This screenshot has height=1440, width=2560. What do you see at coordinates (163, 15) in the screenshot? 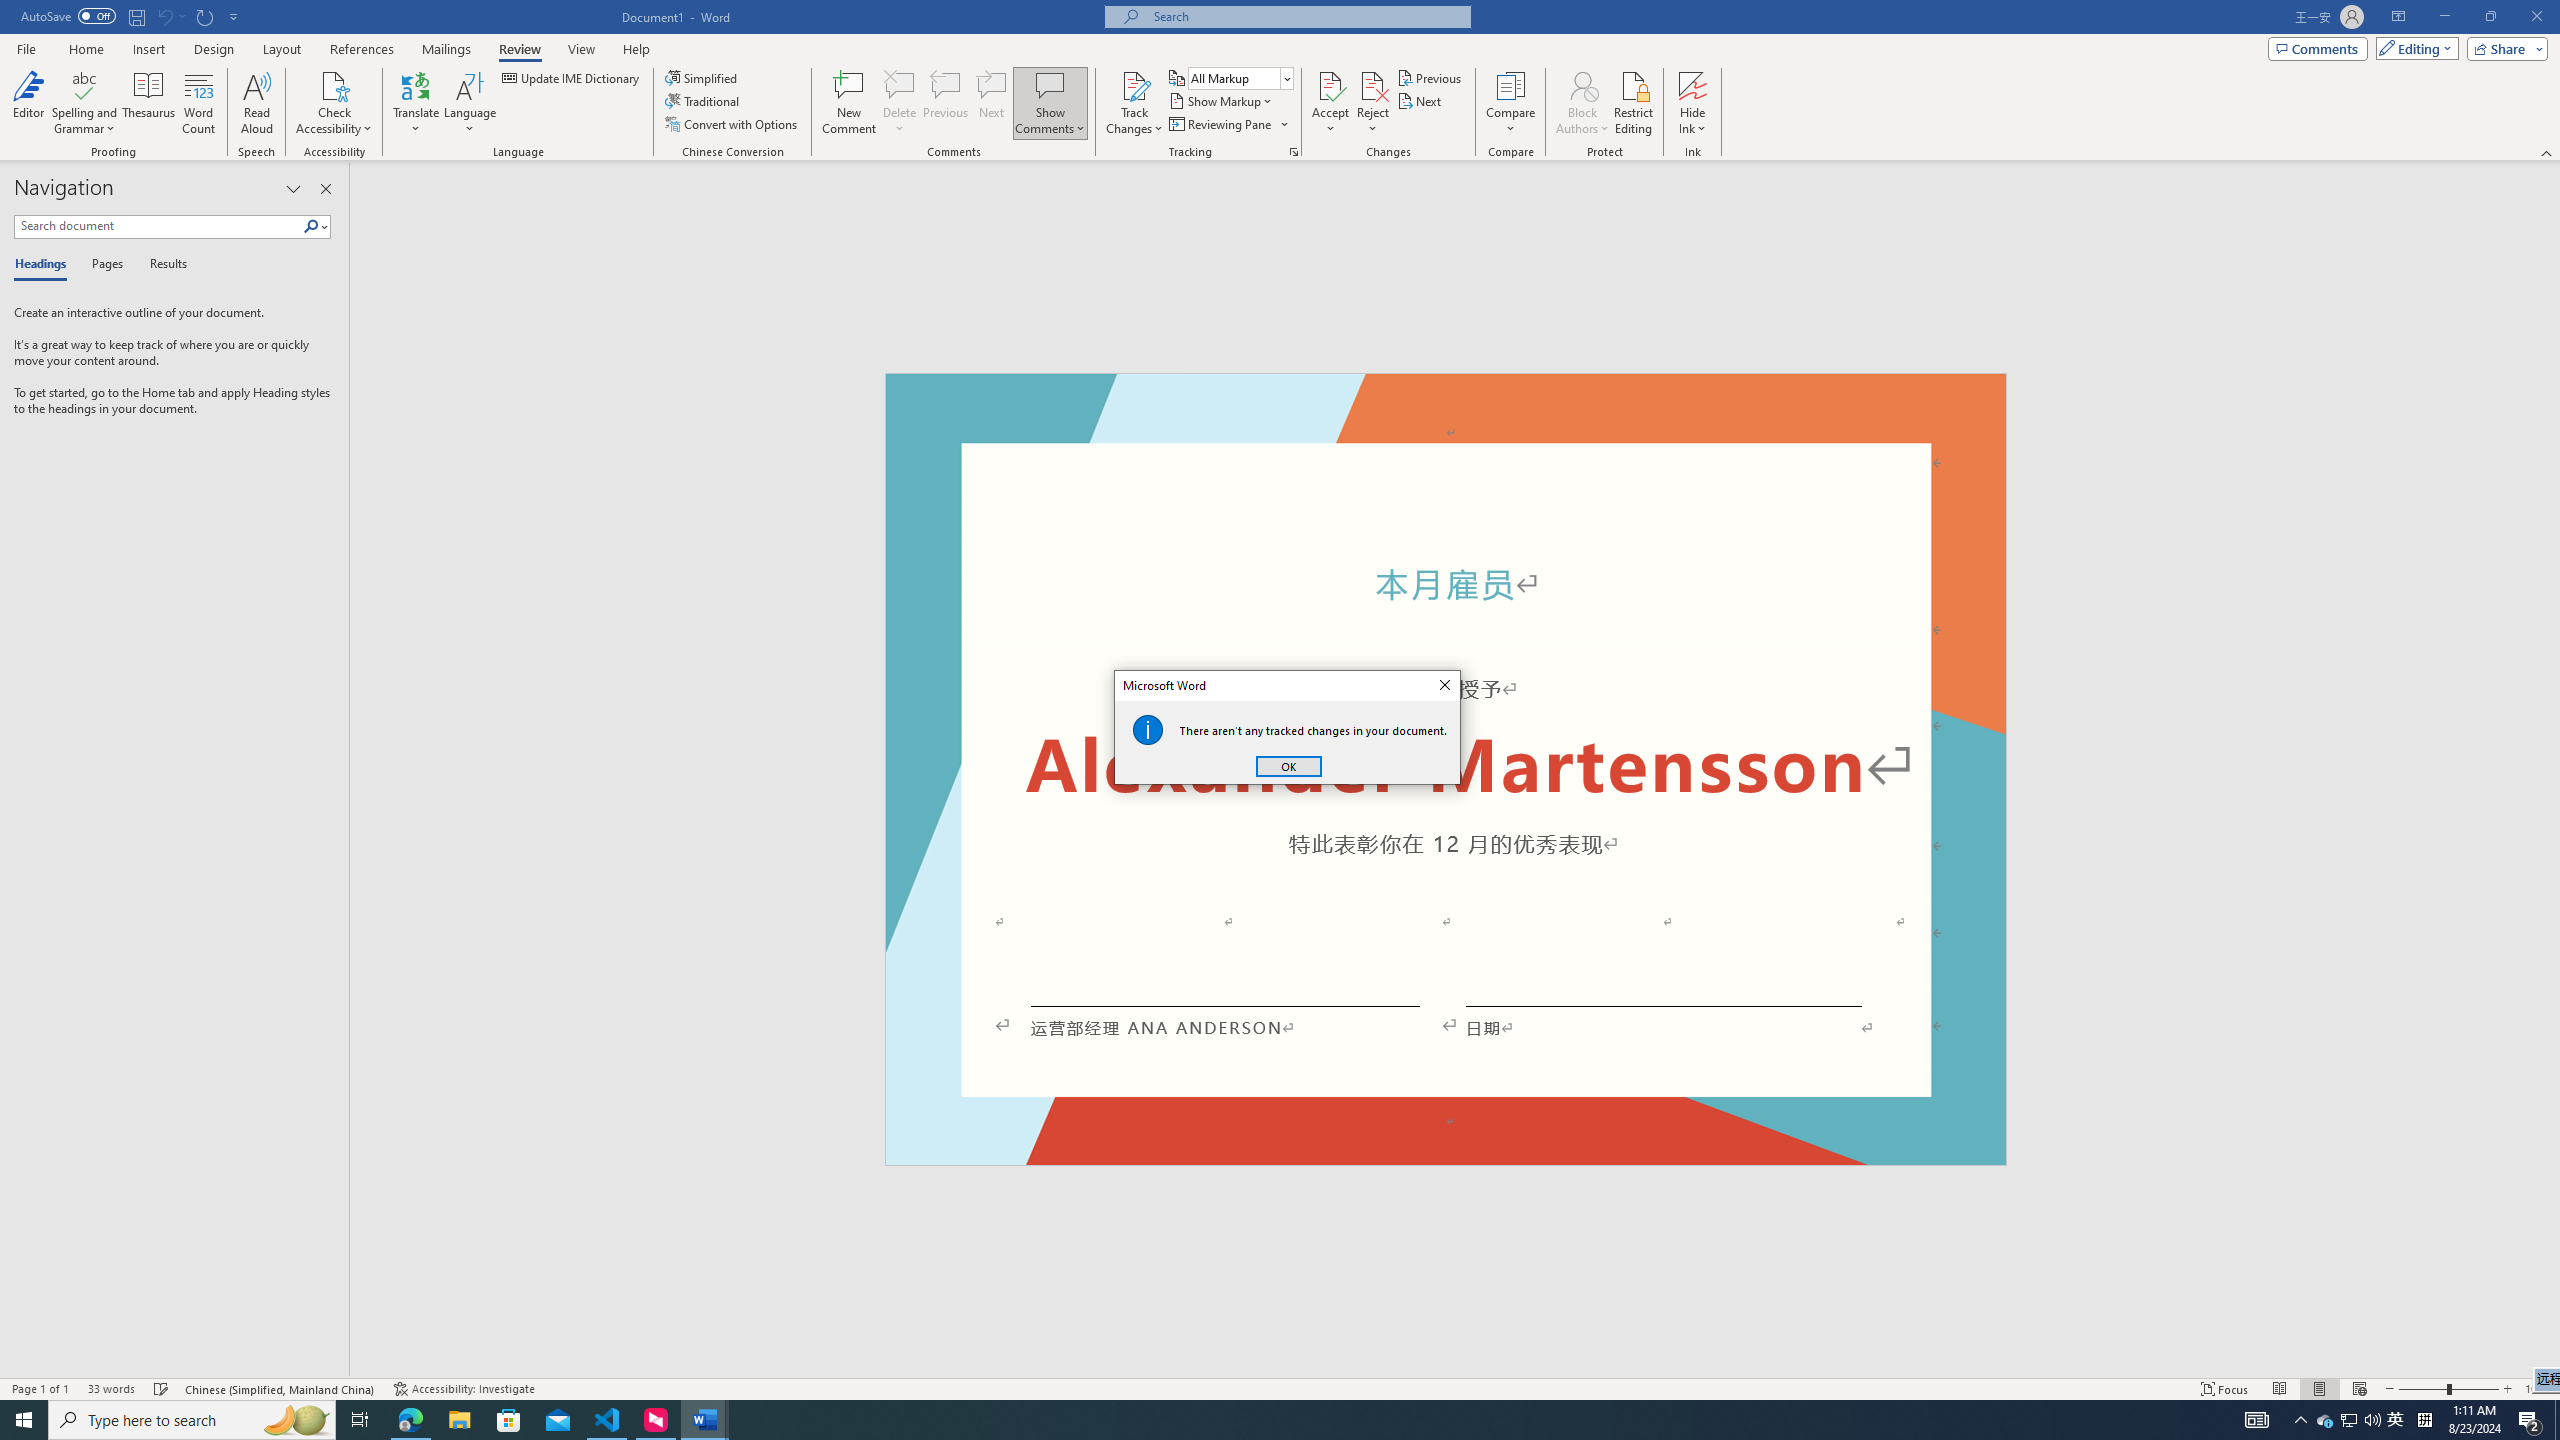
I see `'Can'` at bounding box center [163, 15].